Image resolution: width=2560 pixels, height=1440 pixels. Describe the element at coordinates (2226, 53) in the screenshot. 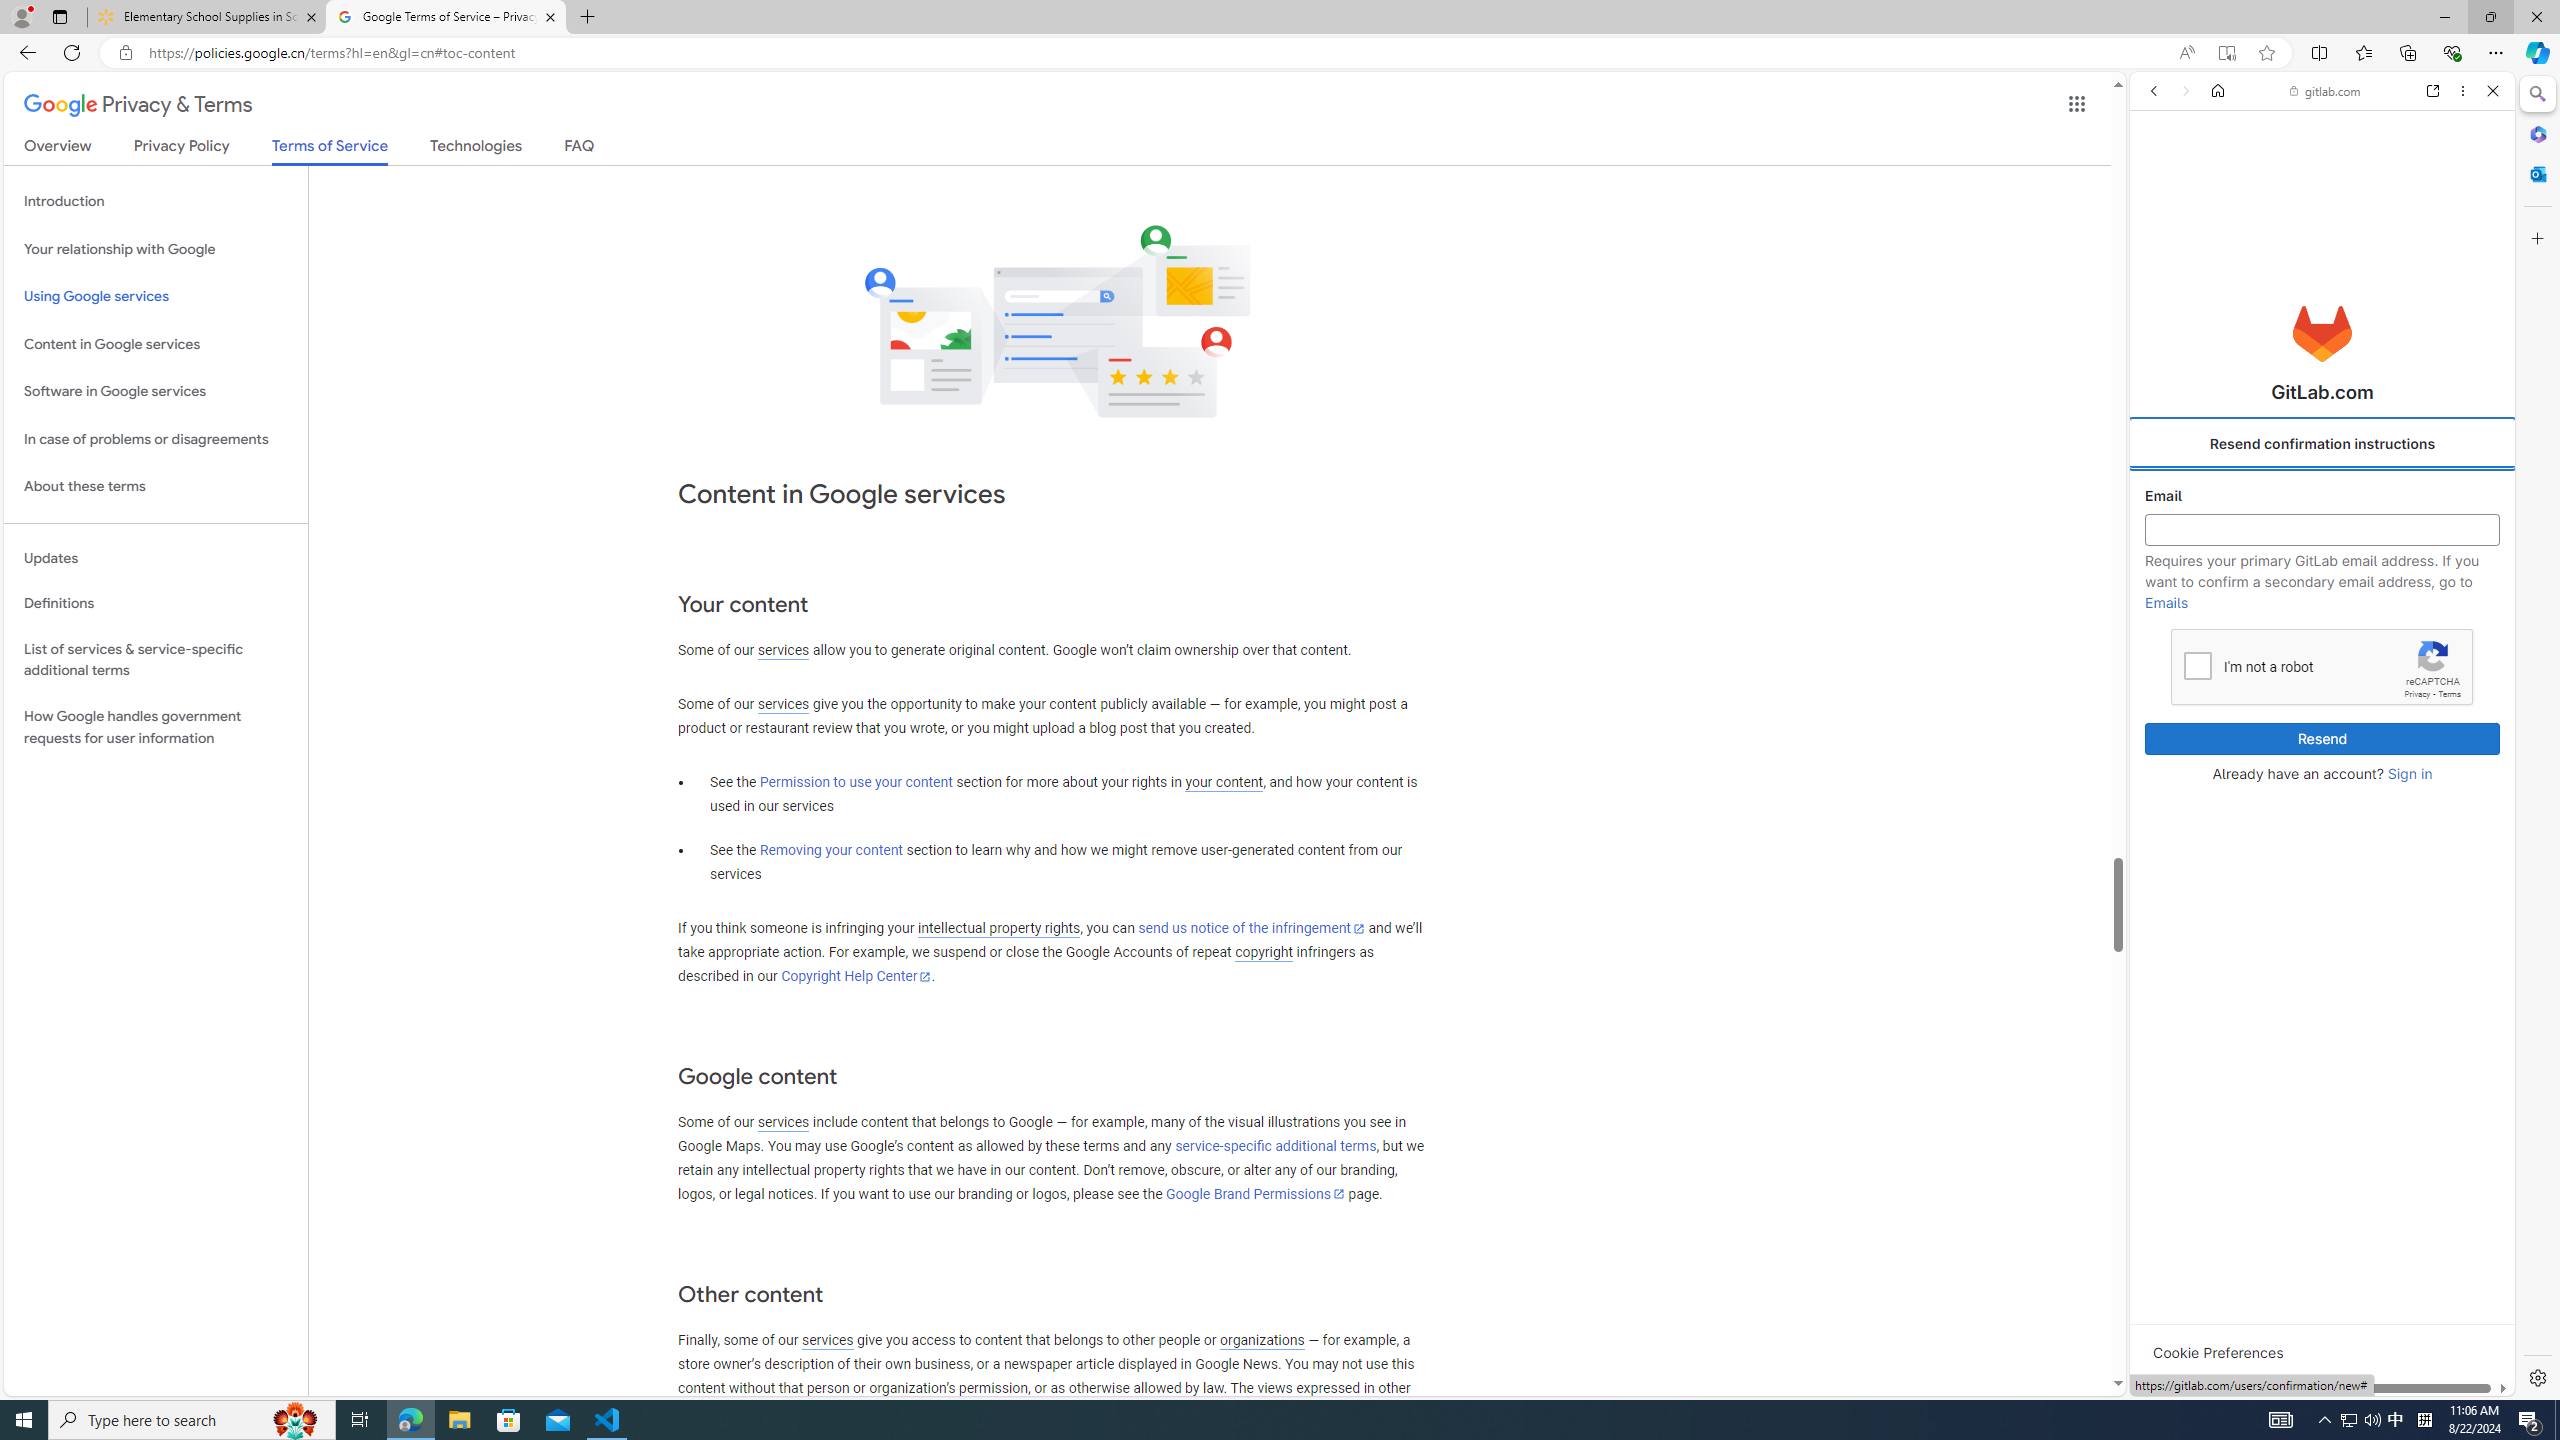

I see `'Enter Immersive Reader (F9)'` at that location.